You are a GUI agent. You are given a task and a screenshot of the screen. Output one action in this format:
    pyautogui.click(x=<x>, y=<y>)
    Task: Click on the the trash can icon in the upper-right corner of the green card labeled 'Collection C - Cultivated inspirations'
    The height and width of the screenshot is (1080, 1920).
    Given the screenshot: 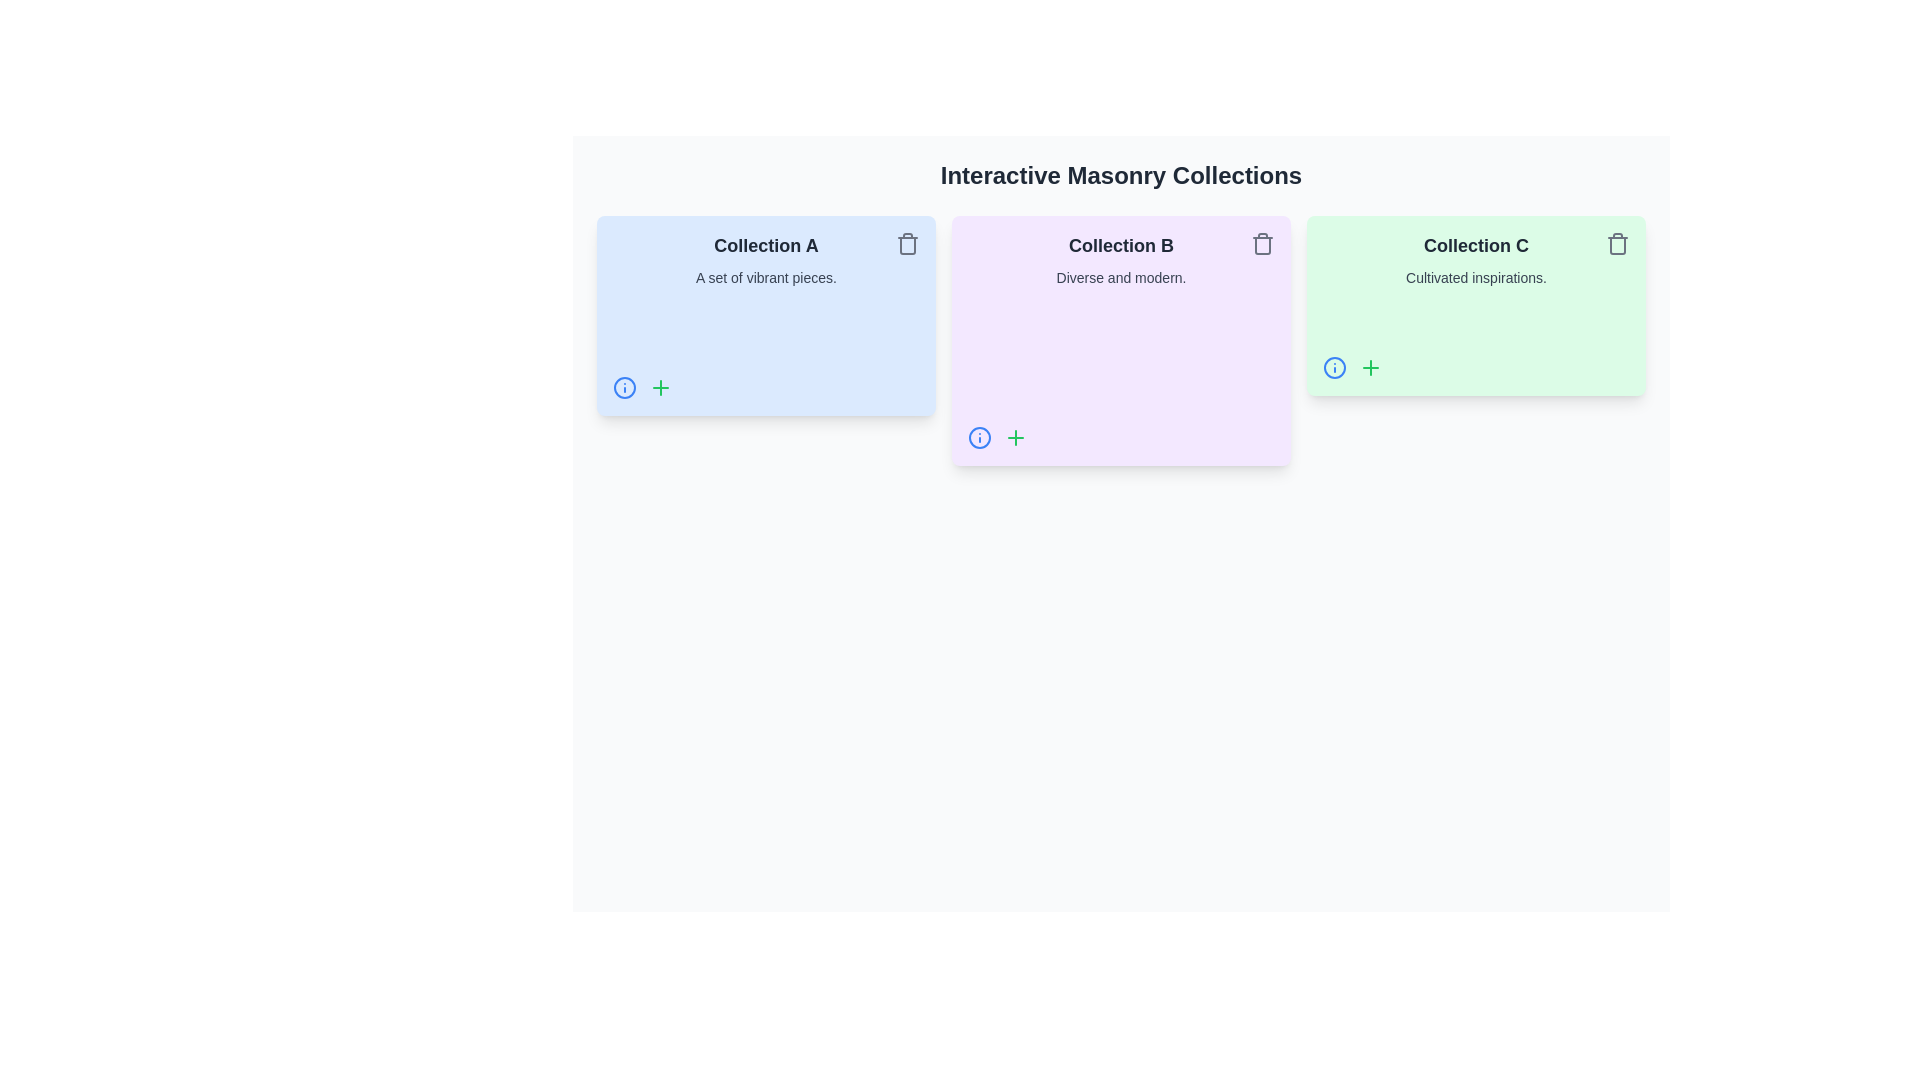 What is the action you would take?
    pyautogui.click(x=1617, y=242)
    